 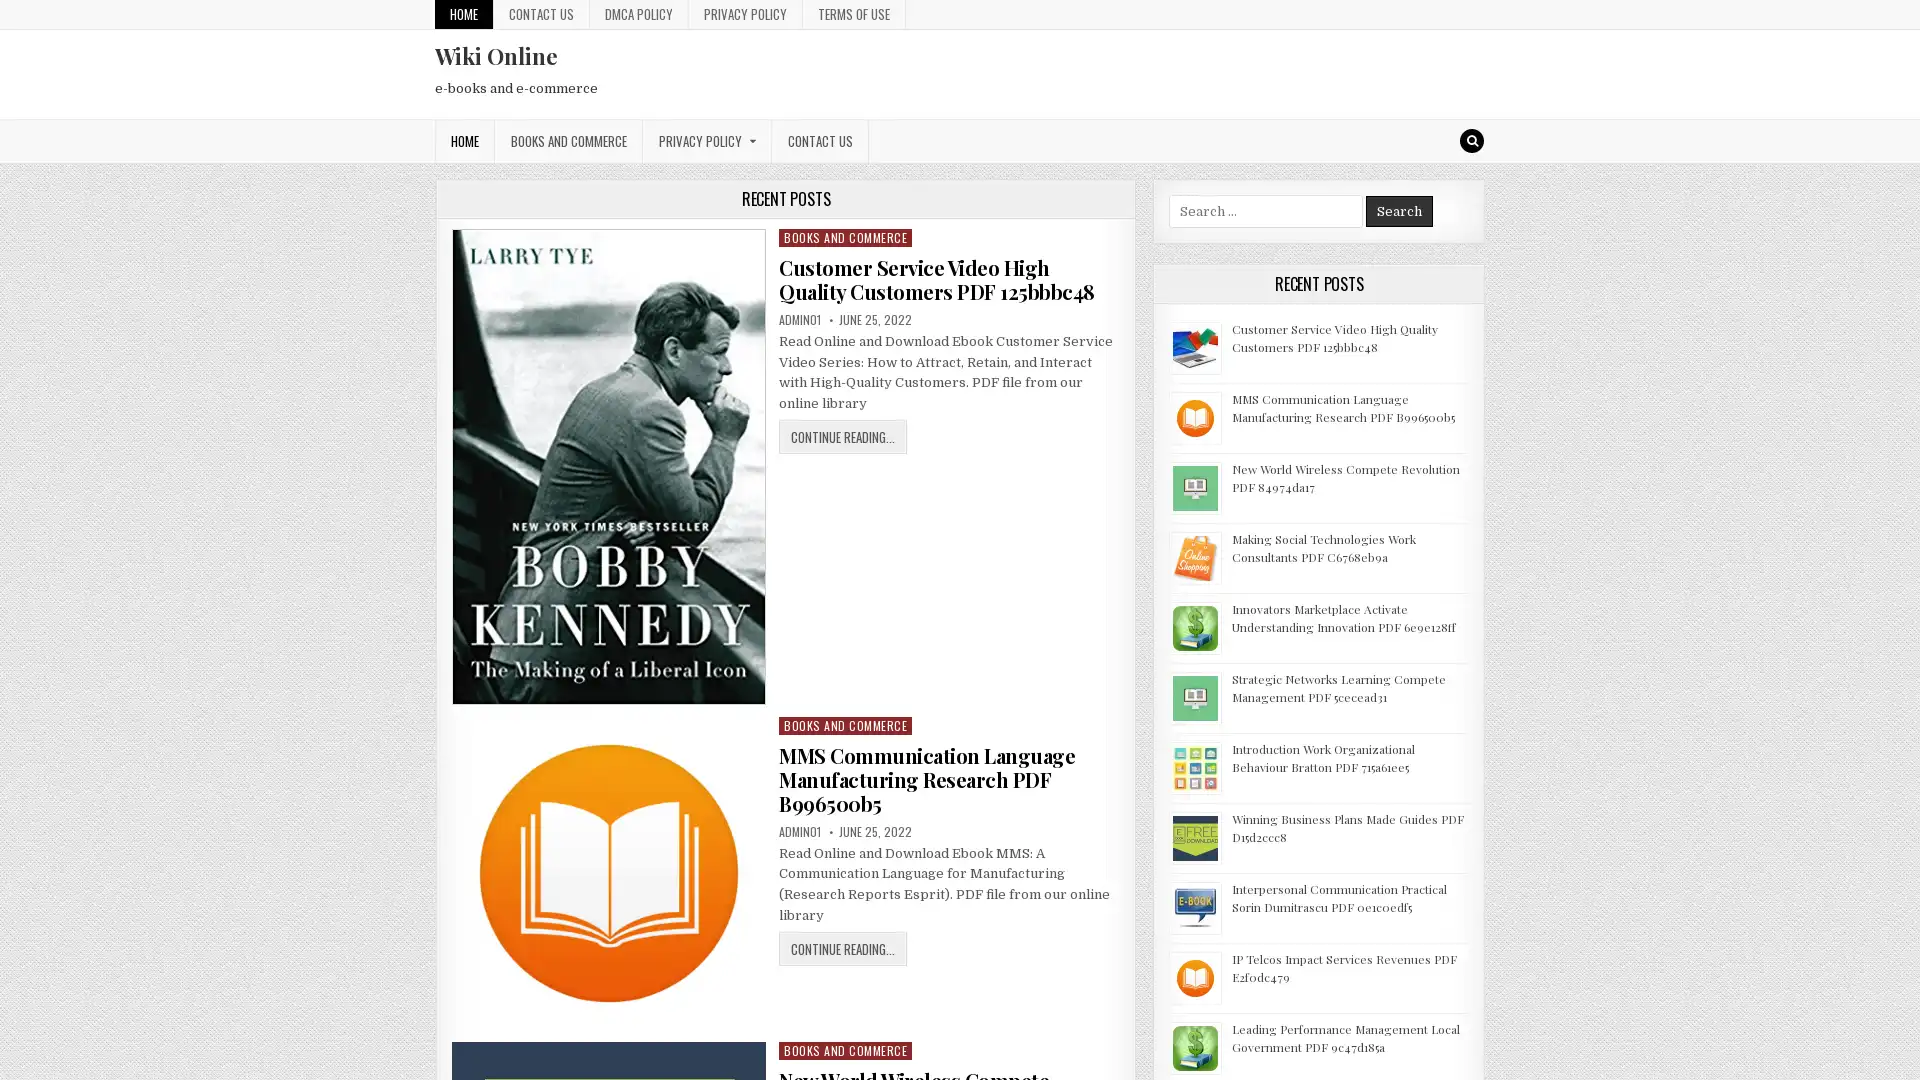 What do you see at coordinates (1398, 211) in the screenshot?
I see `Search` at bounding box center [1398, 211].